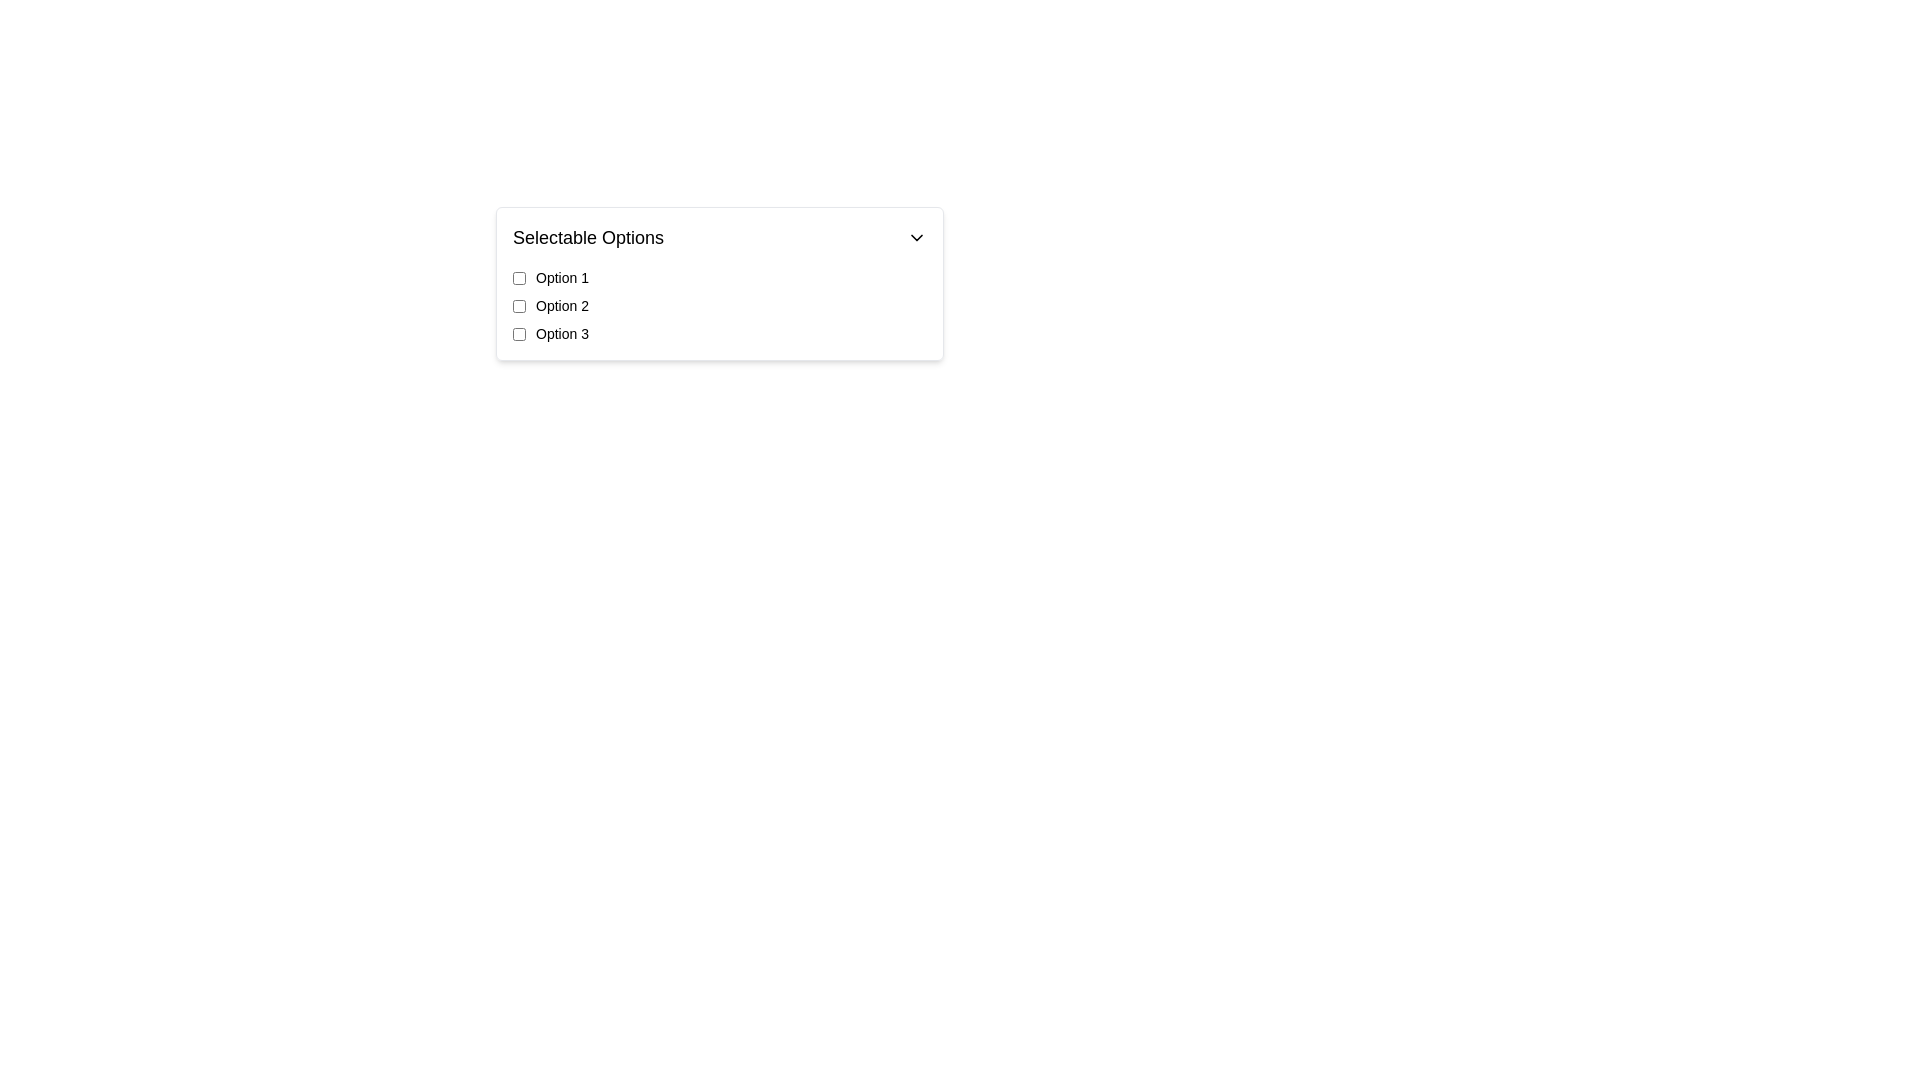  I want to click on the text label 'Option 2', which is the second item in a list of selectable options, aligned with a checkbox, so click(561, 305).